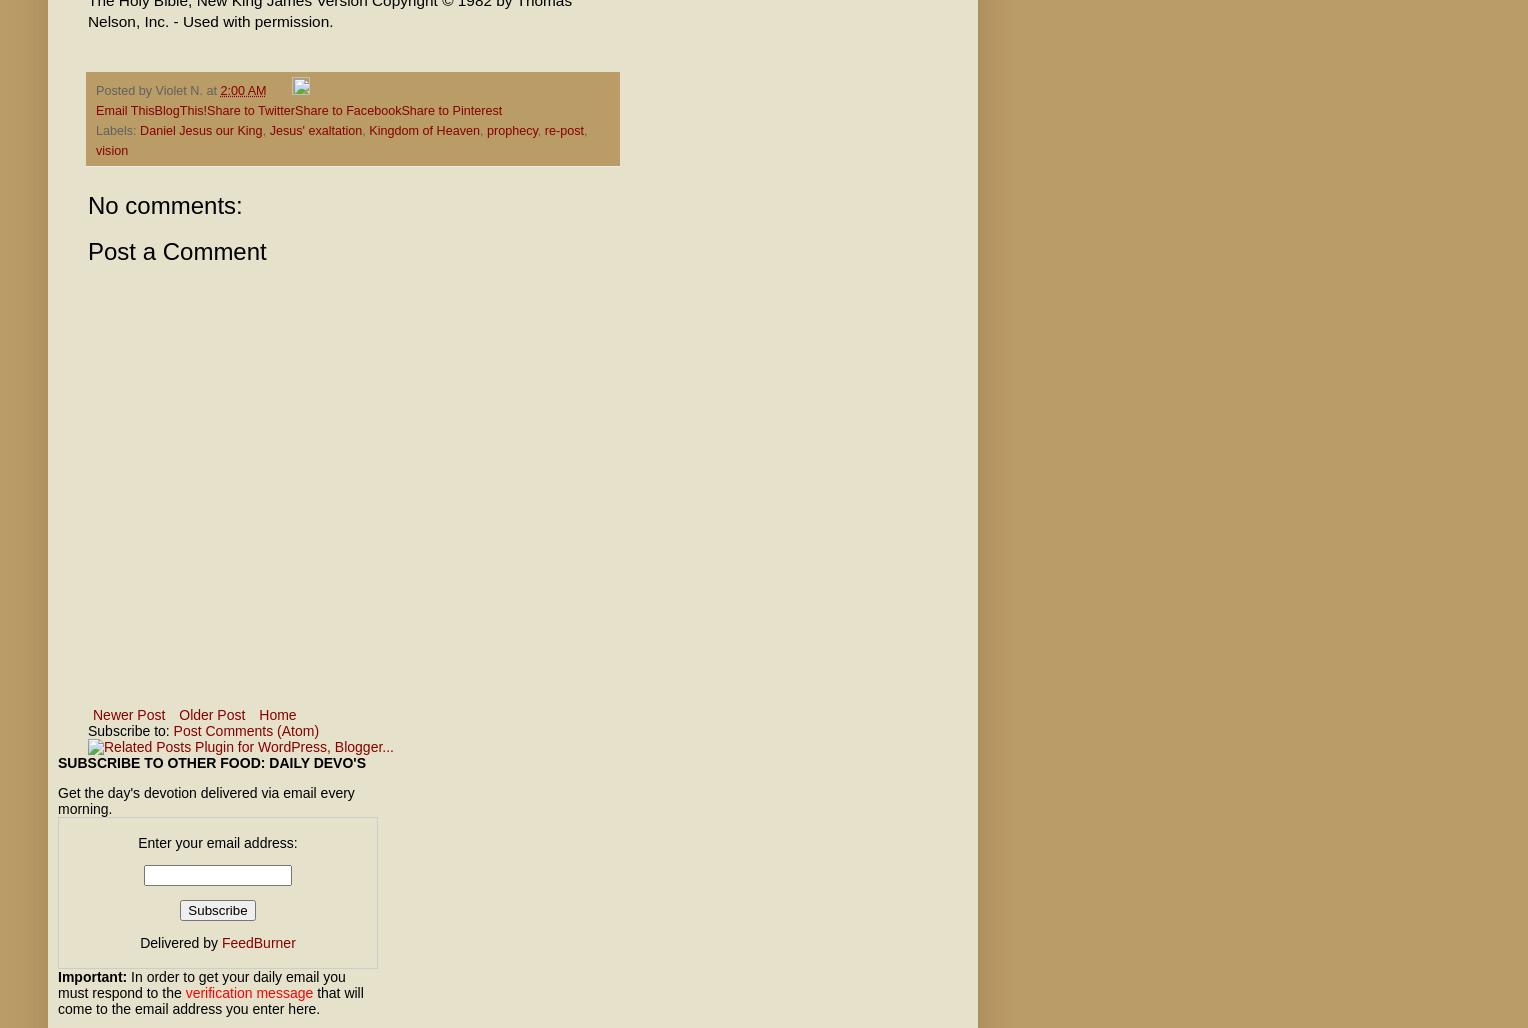 This screenshot has height=1028, width=1528. Describe the element at coordinates (245, 730) in the screenshot. I see `'Post Comments (Atom)'` at that location.